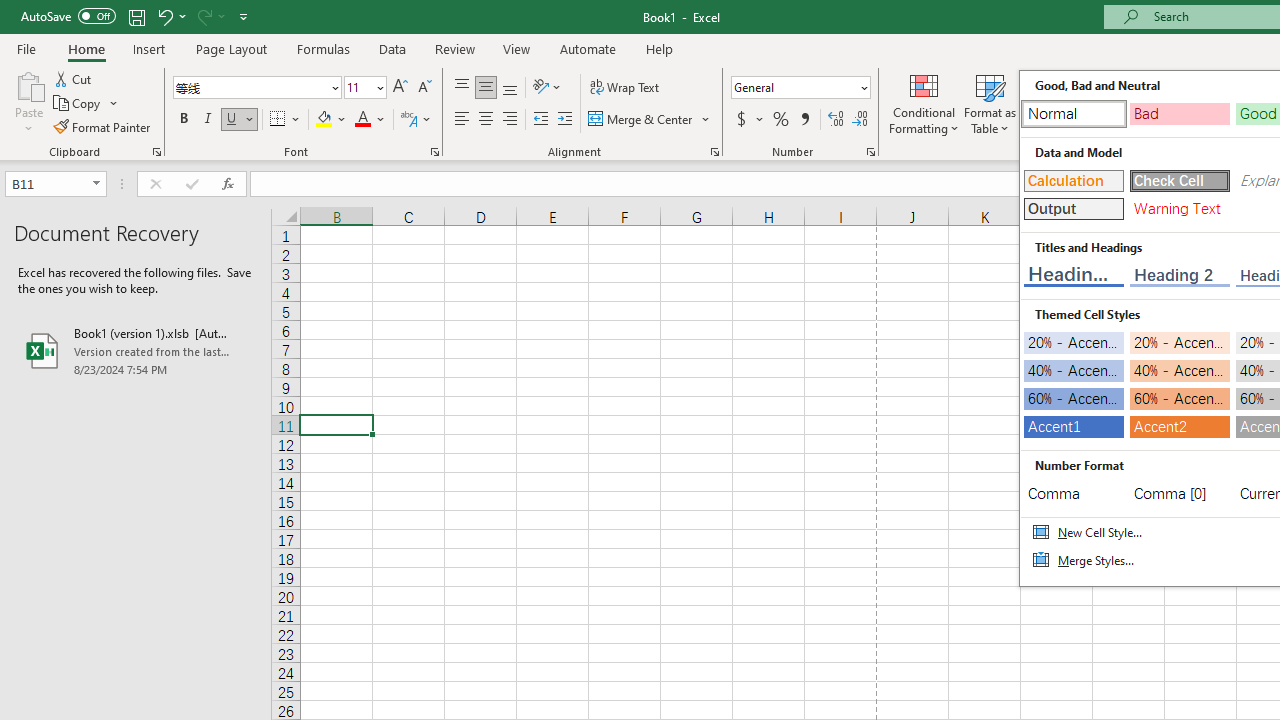 This screenshot has width=1280, height=720. Describe the element at coordinates (990, 103) in the screenshot. I see `'Format as Table'` at that location.